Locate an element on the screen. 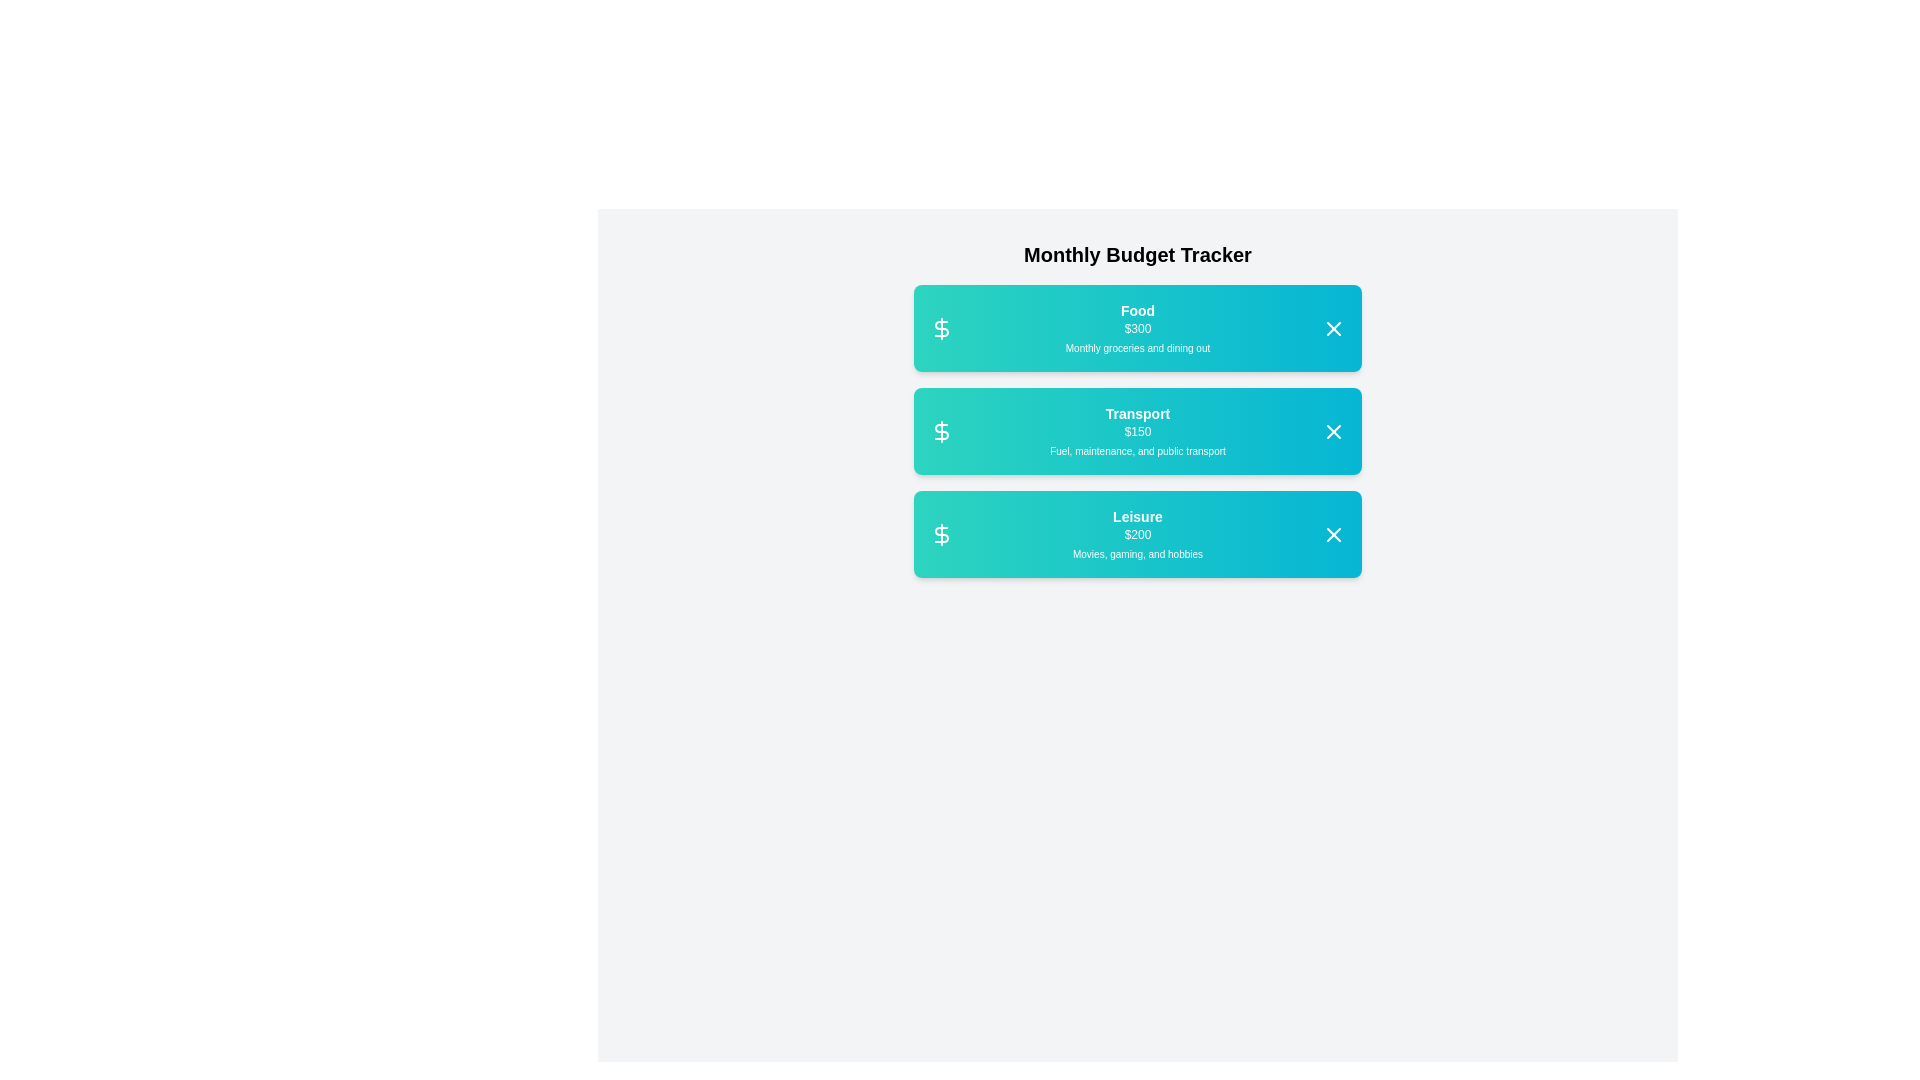  close button for the category Transport is located at coordinates (1334, 430).